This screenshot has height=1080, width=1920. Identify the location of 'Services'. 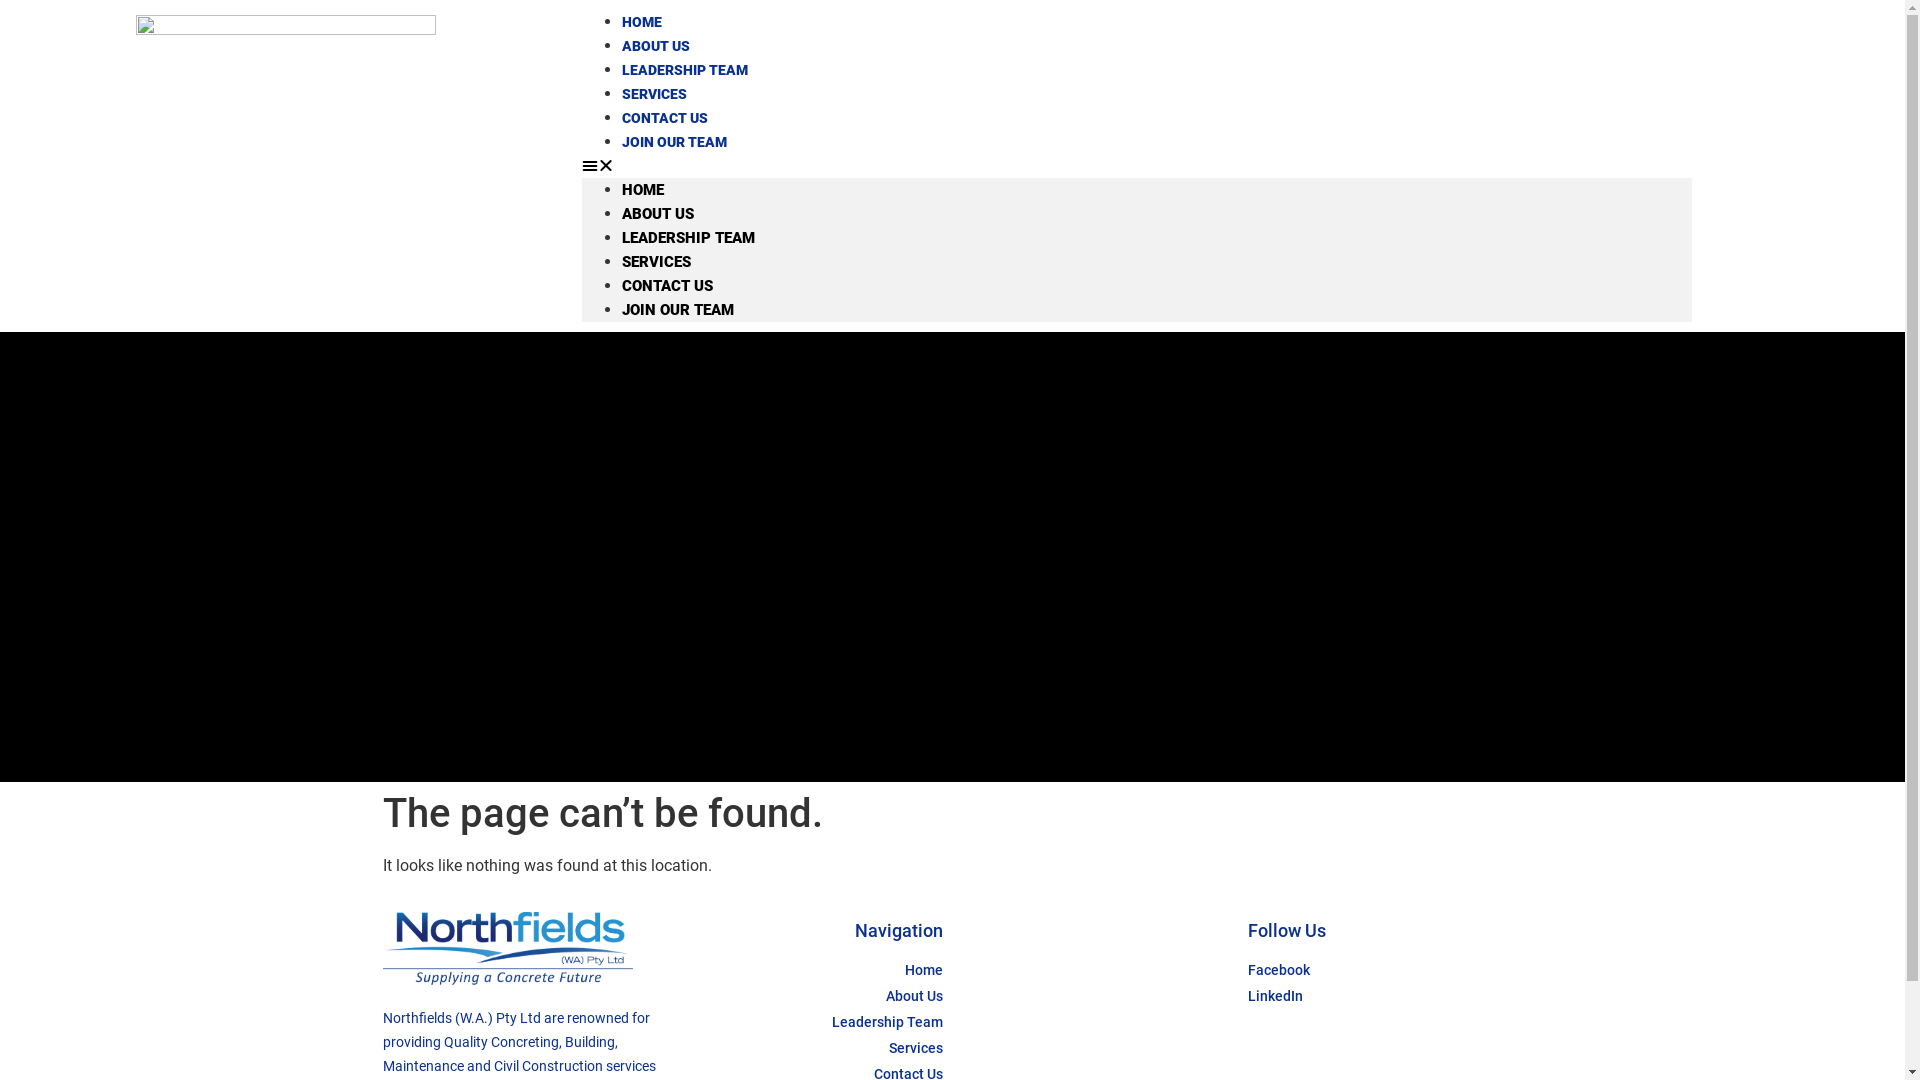
(810, 1047).